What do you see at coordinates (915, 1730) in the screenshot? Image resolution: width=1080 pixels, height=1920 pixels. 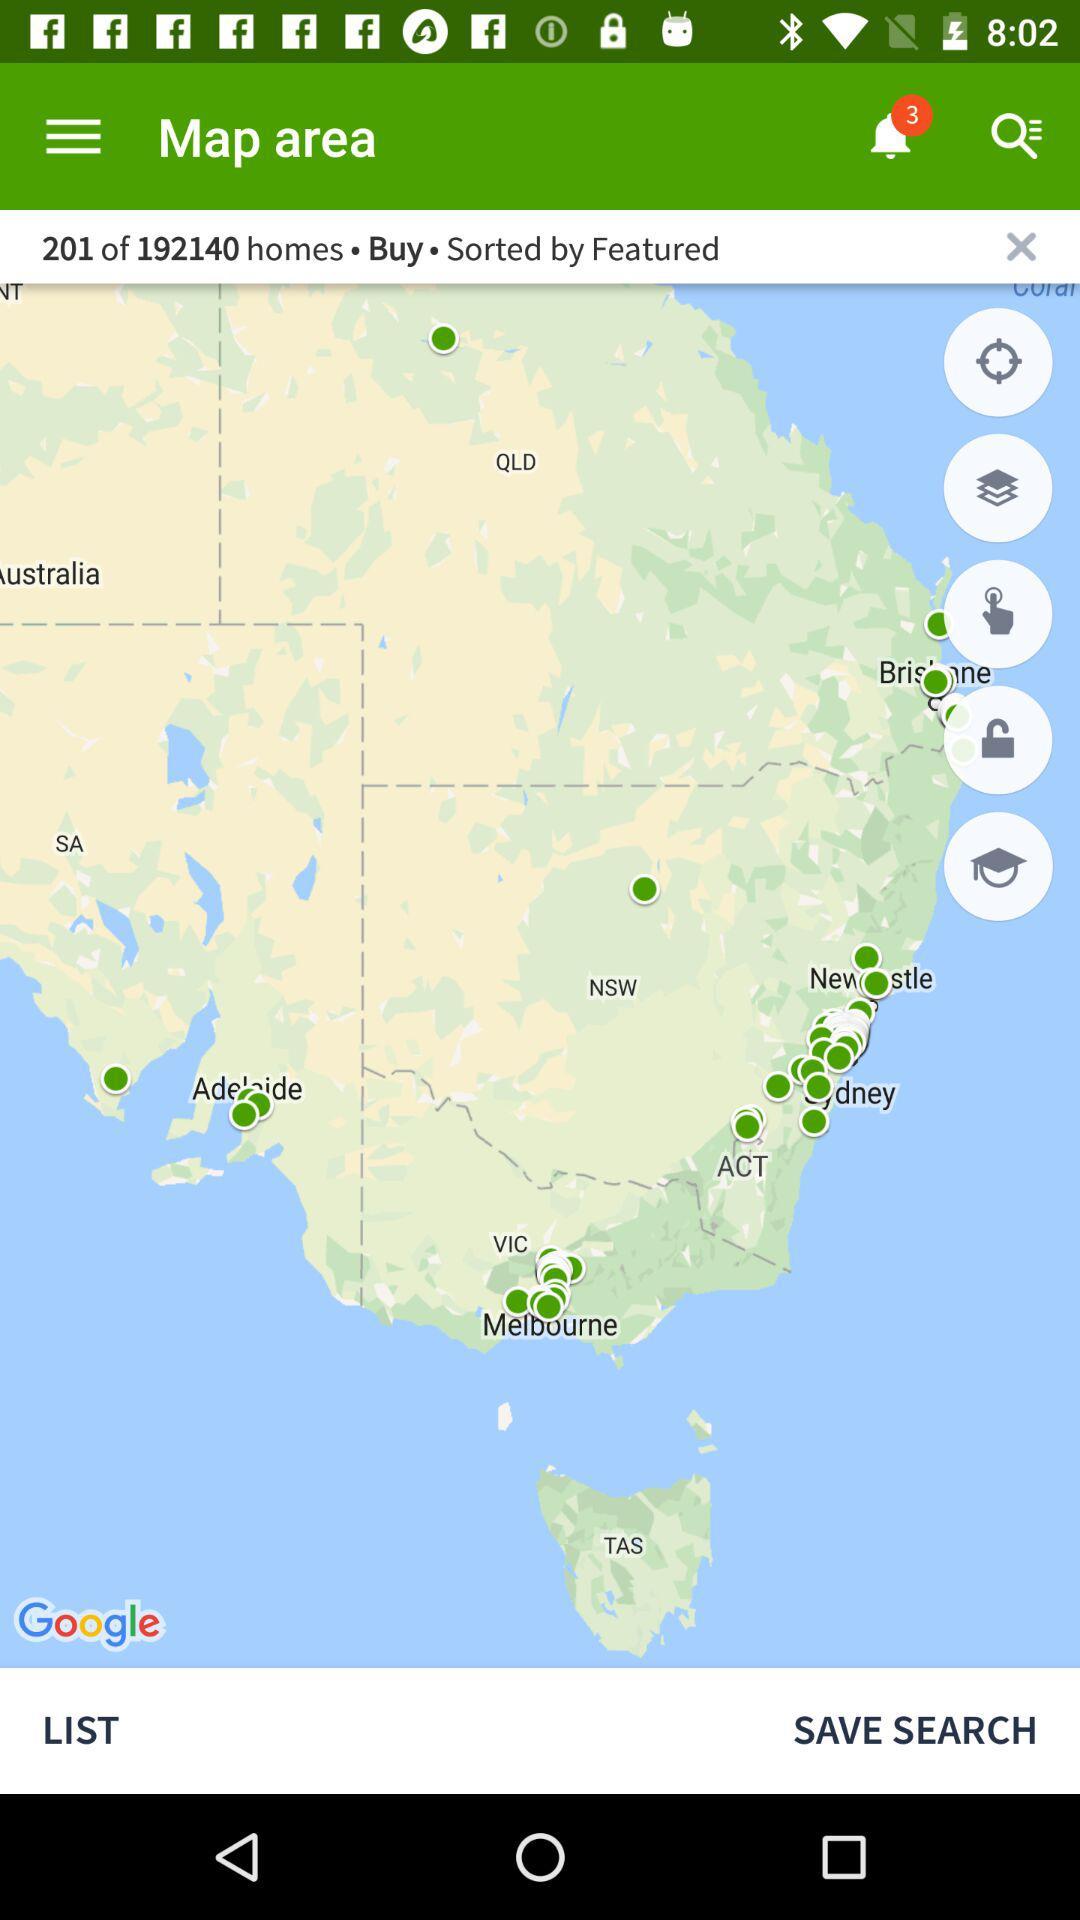 I see `the icon to the right of list icon` at bounding box center [915, 1730].